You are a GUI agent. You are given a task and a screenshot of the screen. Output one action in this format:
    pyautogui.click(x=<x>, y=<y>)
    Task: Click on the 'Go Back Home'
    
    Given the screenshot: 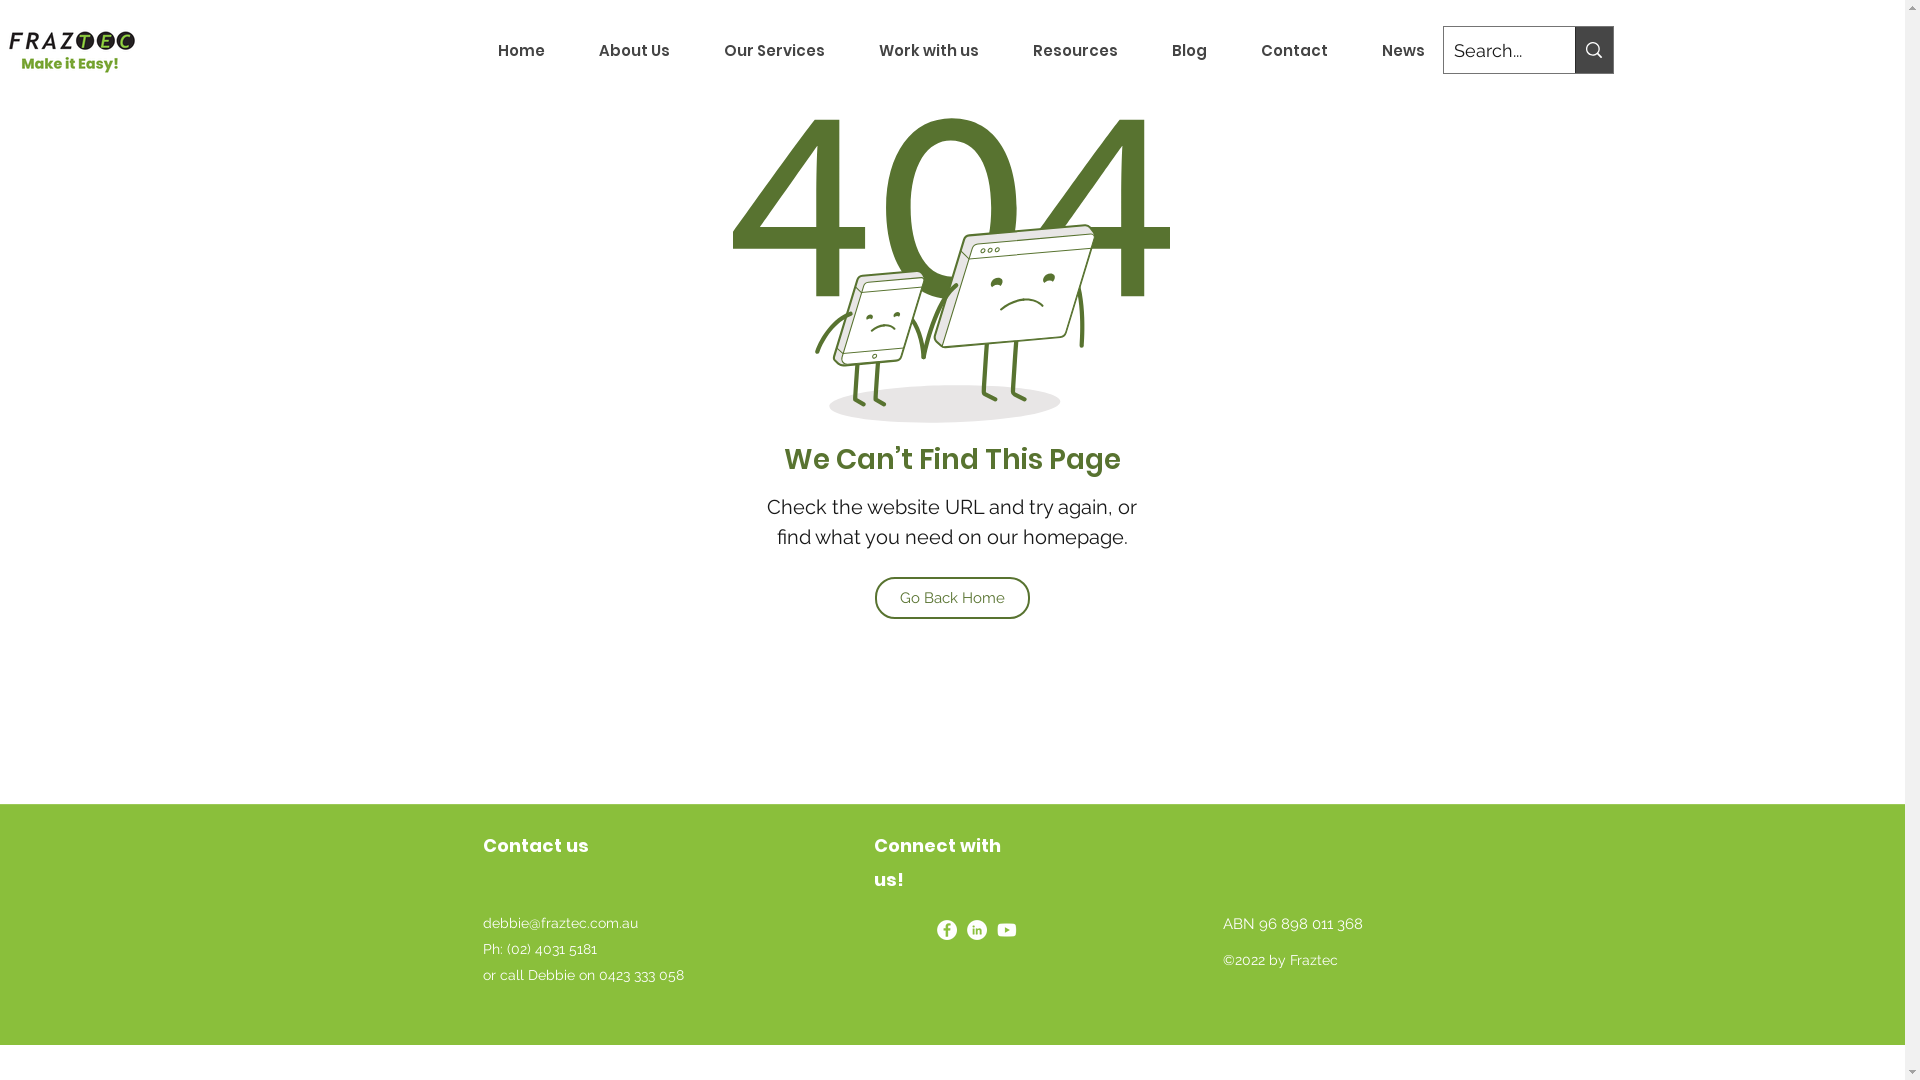 What is the action you would take?
    pyautogui.click(x=950, y=596)
    